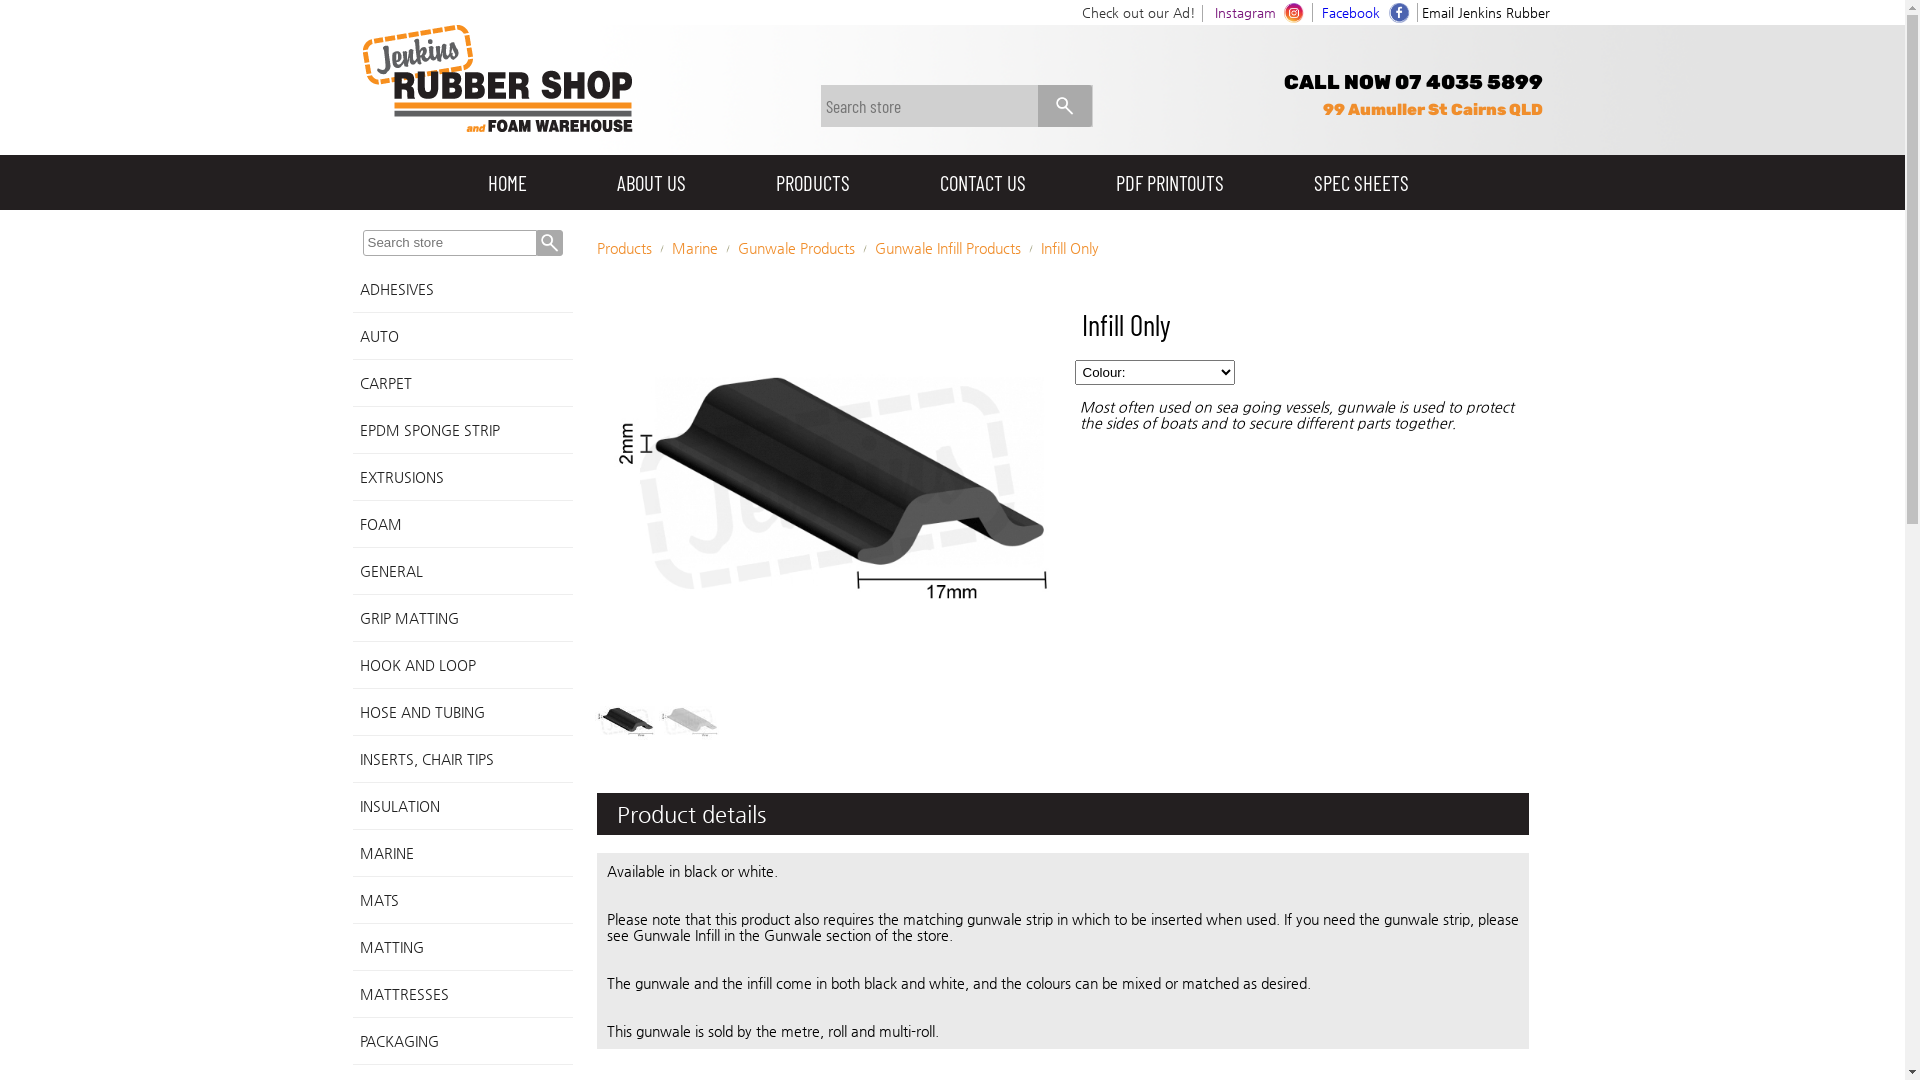 The height and width of the screenshot is (1080, 1920). What do you see at coordinates (351, 617) in the screenshot?
I see `'GRIP MATTING'` at bounding box center [351, 617].